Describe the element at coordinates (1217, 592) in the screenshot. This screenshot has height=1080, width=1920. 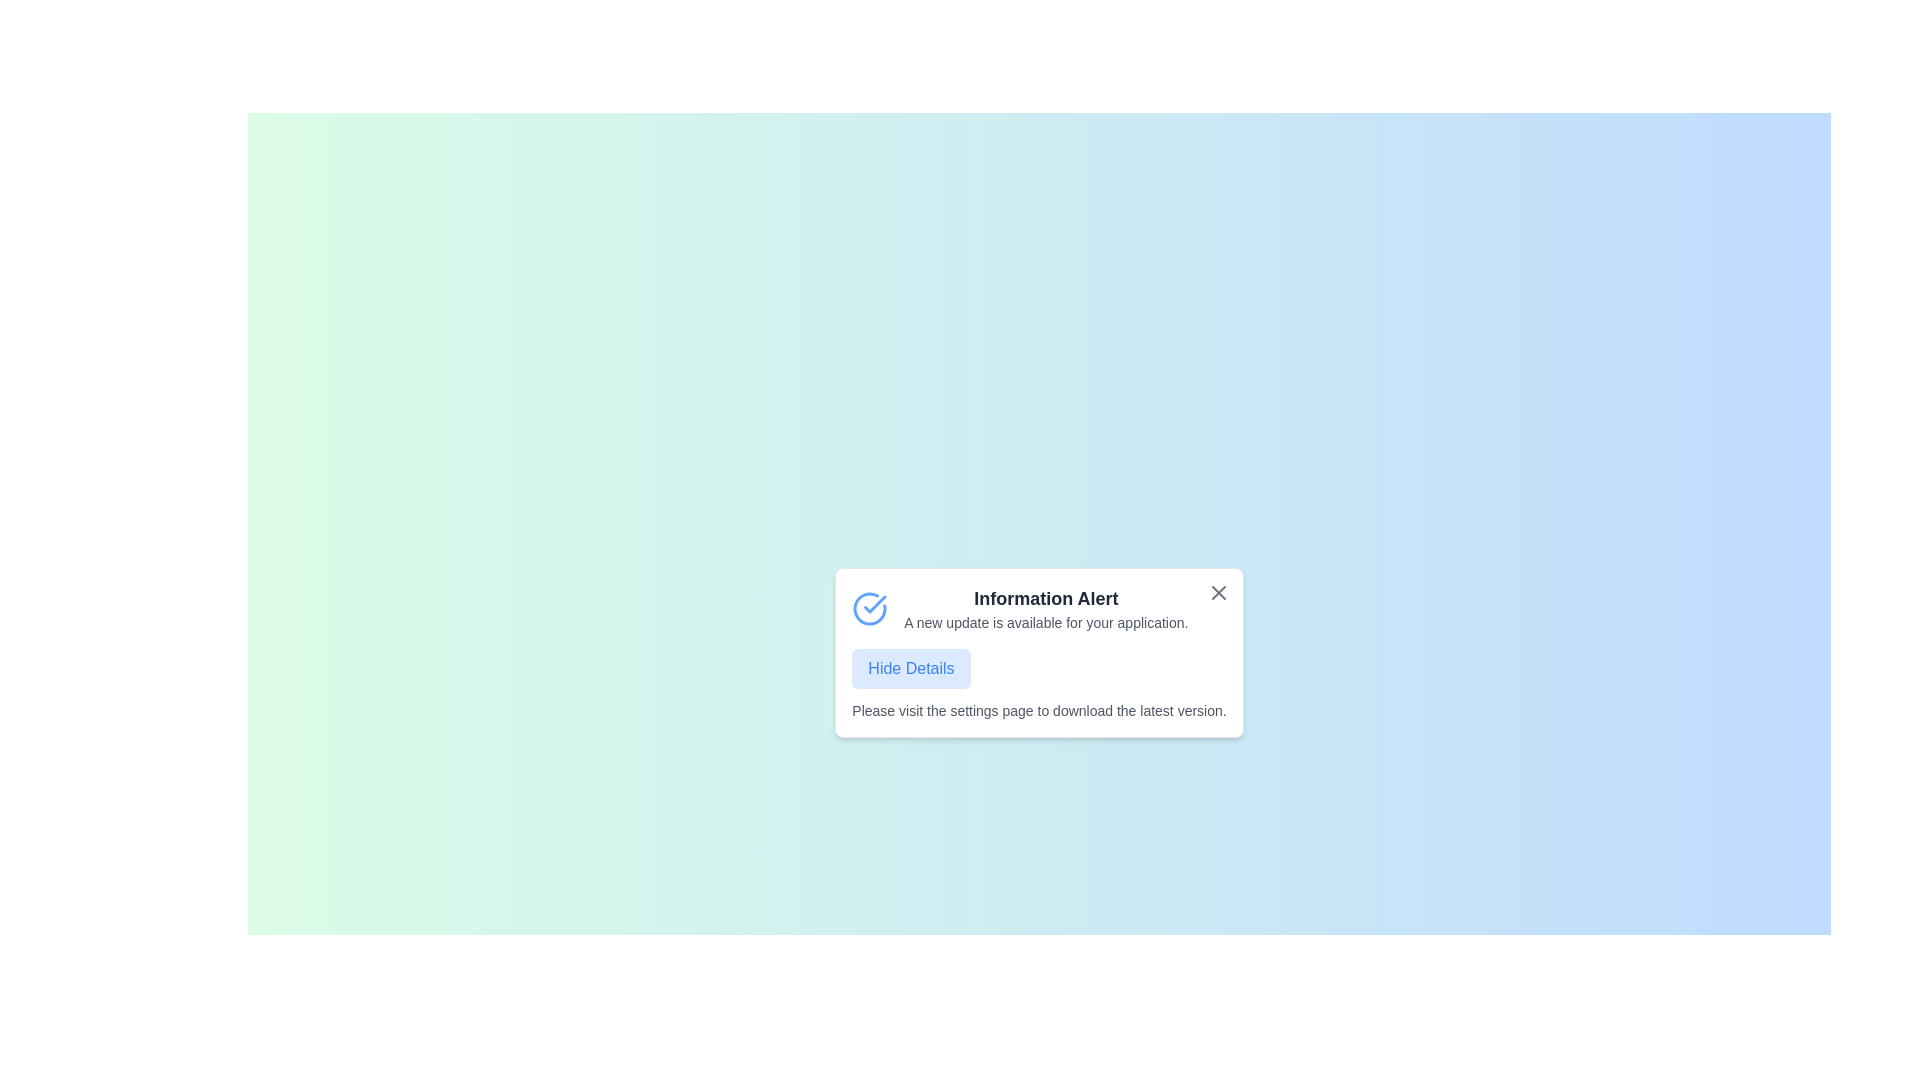
I see `close button on the notification panel` at that location.